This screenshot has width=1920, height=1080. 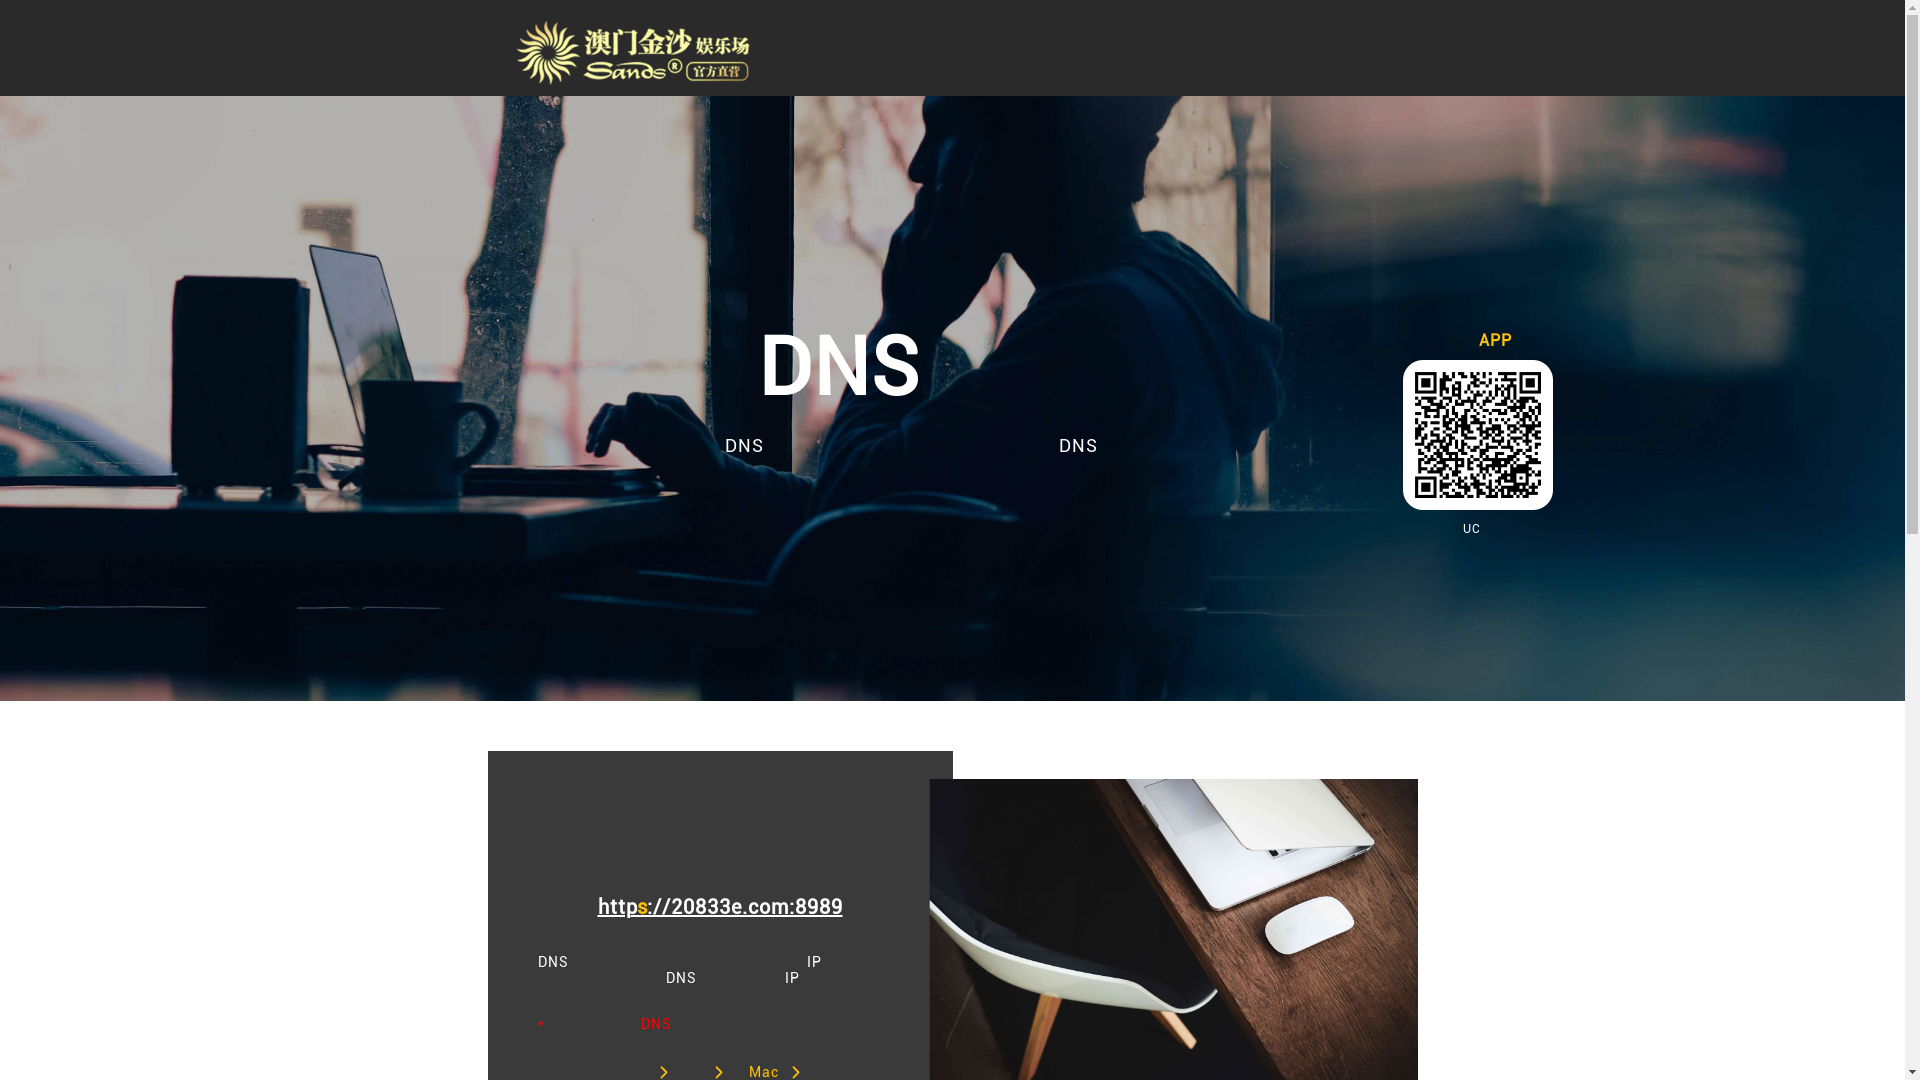 What do you see at coordinates (720, 906) in the screenshot?
I see `'http s ://20833e.com:8989'` at bounding box center [720, 906].